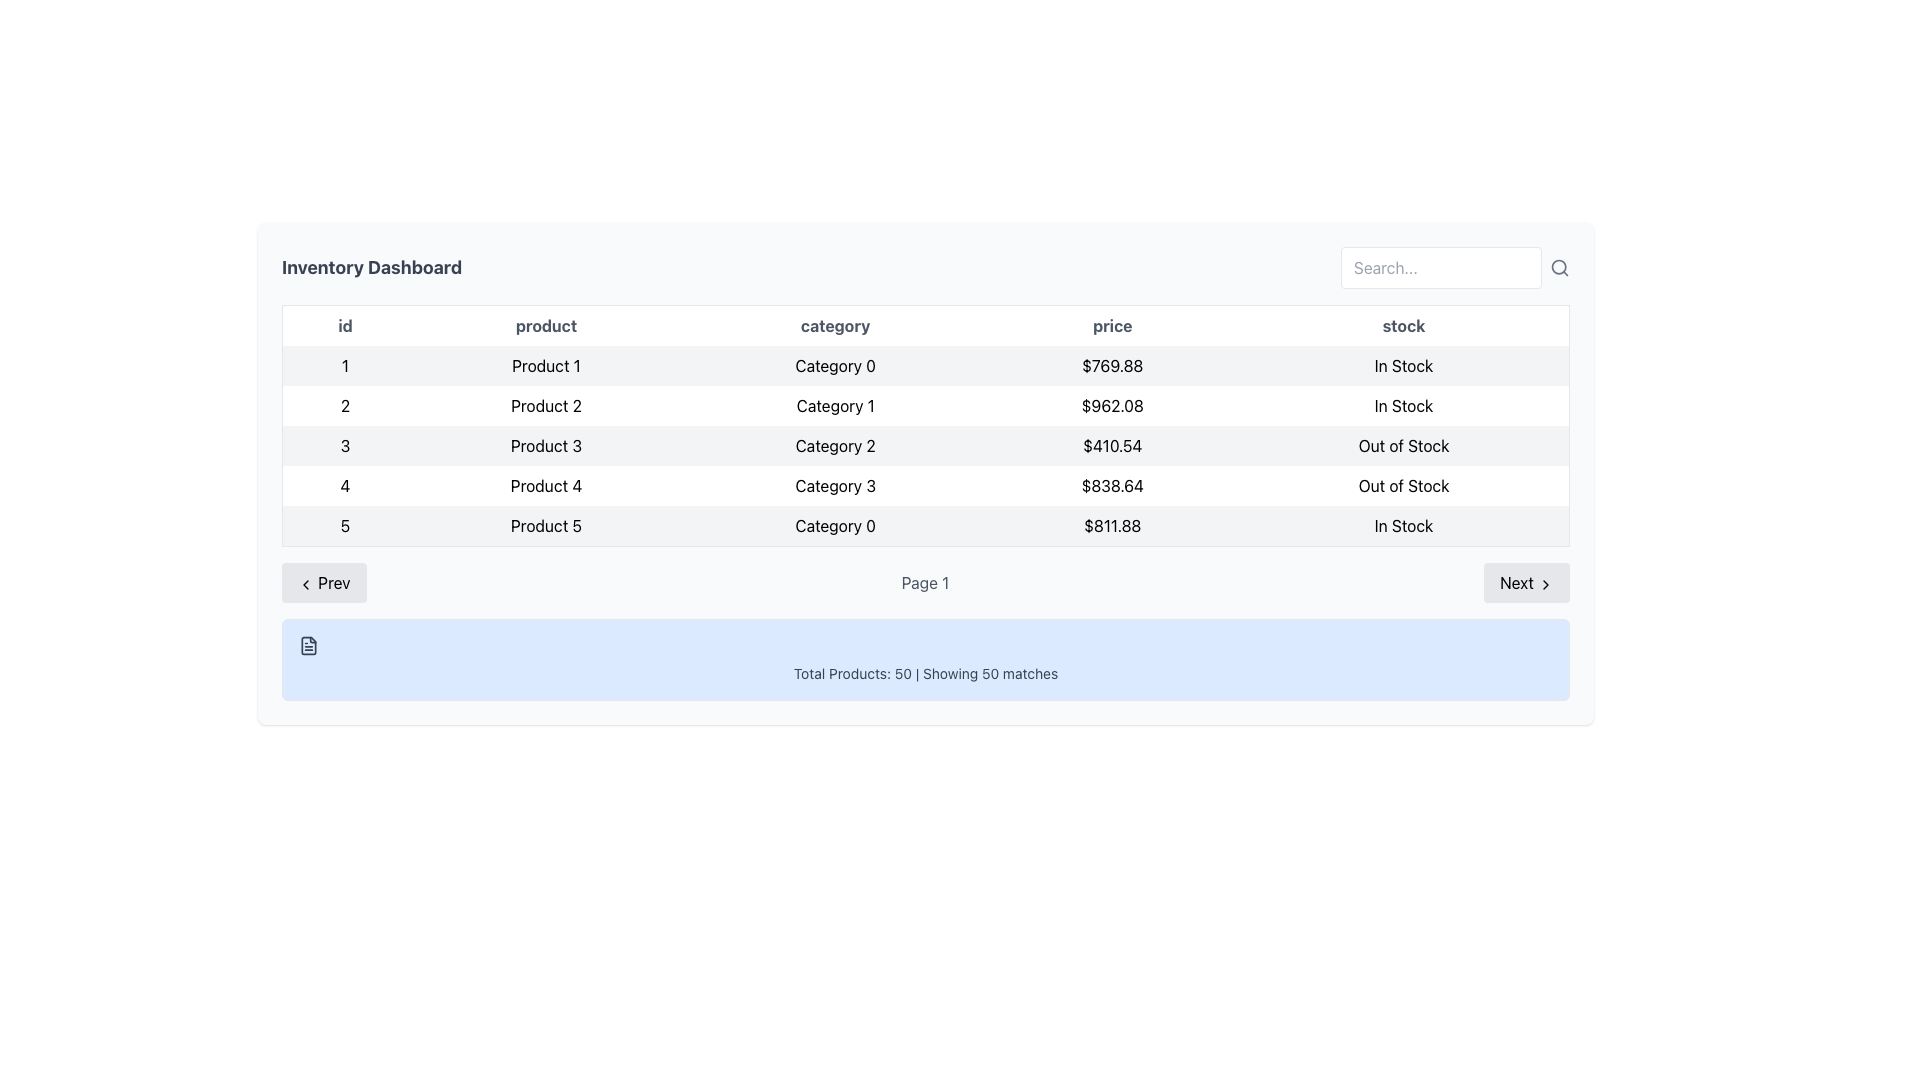 This screenshot has height=1080, width=1920. I want to click on the search icon, which is a magnifying glass graphic with a circular rim, positioned directly to the right of the search input field, so click(1559, 266).